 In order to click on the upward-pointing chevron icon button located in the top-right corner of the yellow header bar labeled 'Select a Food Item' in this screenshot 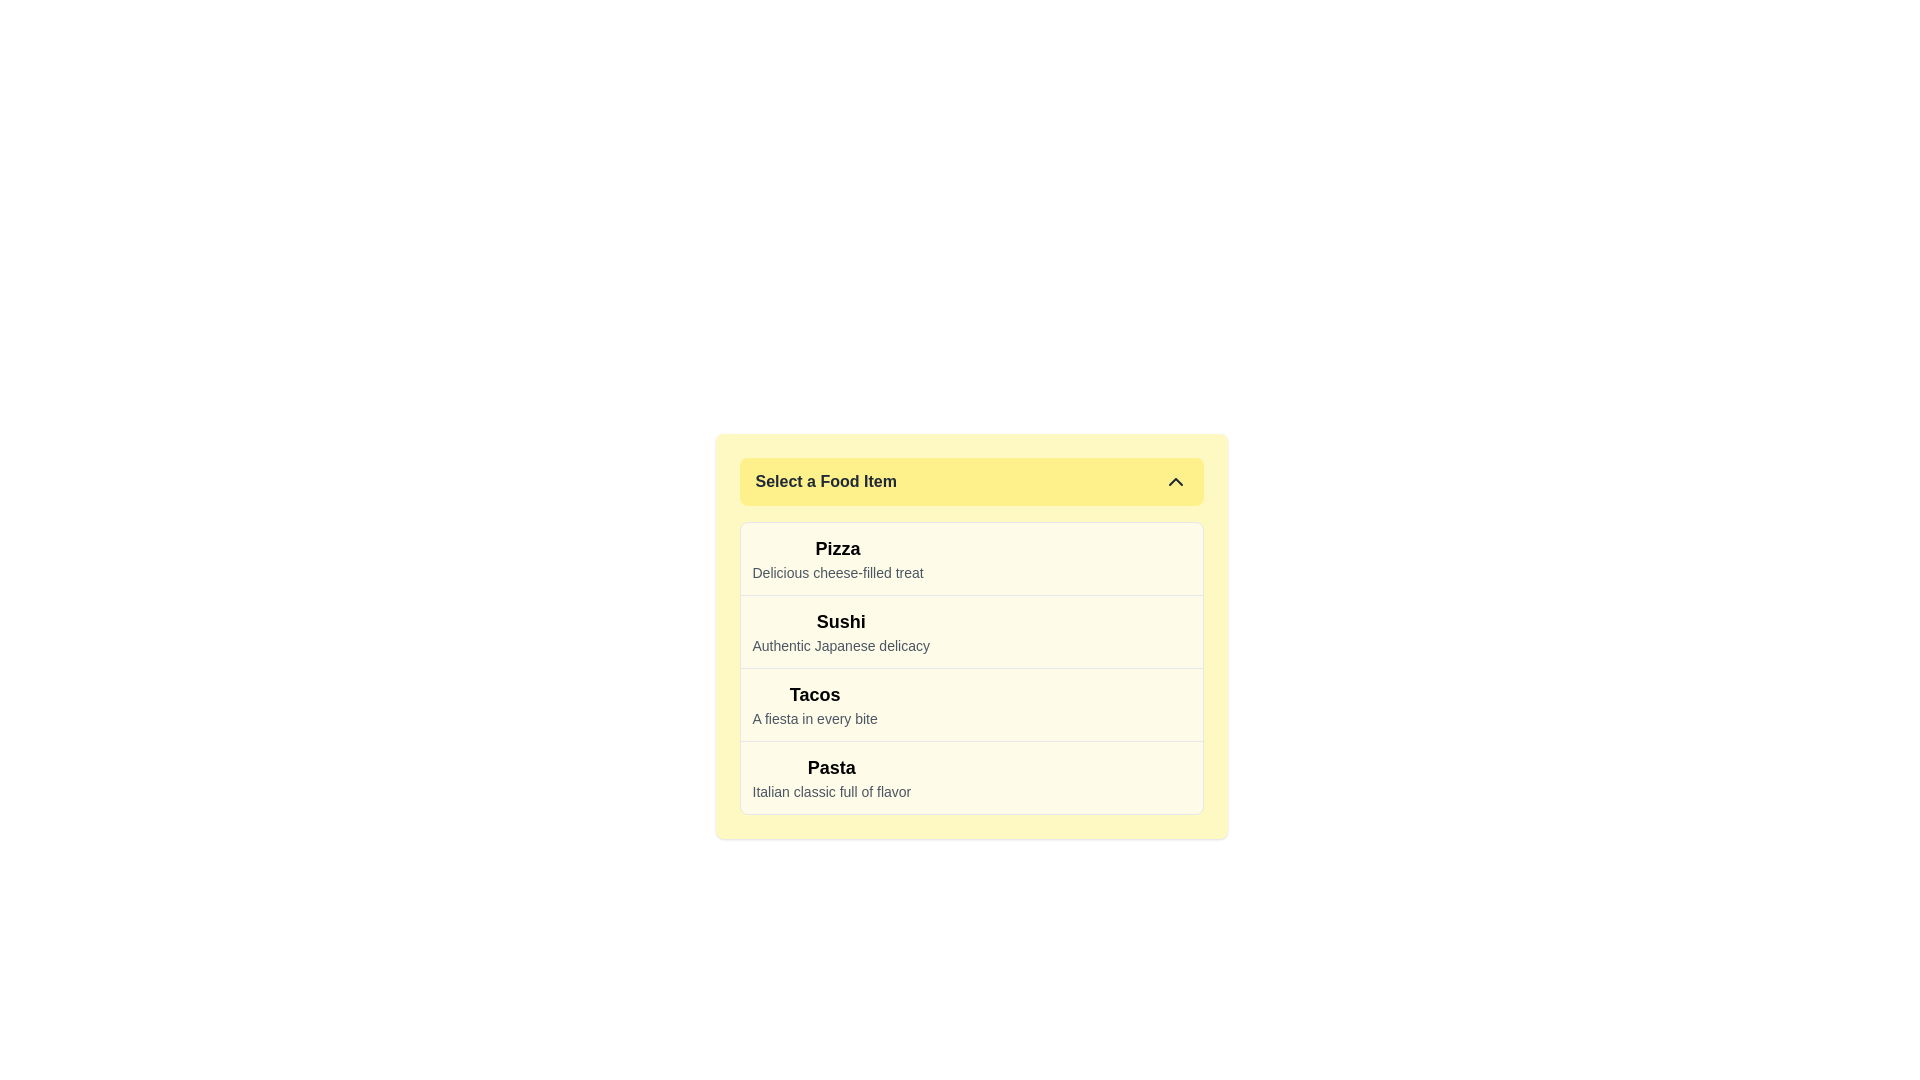, I will do `click(1175, 482)`.